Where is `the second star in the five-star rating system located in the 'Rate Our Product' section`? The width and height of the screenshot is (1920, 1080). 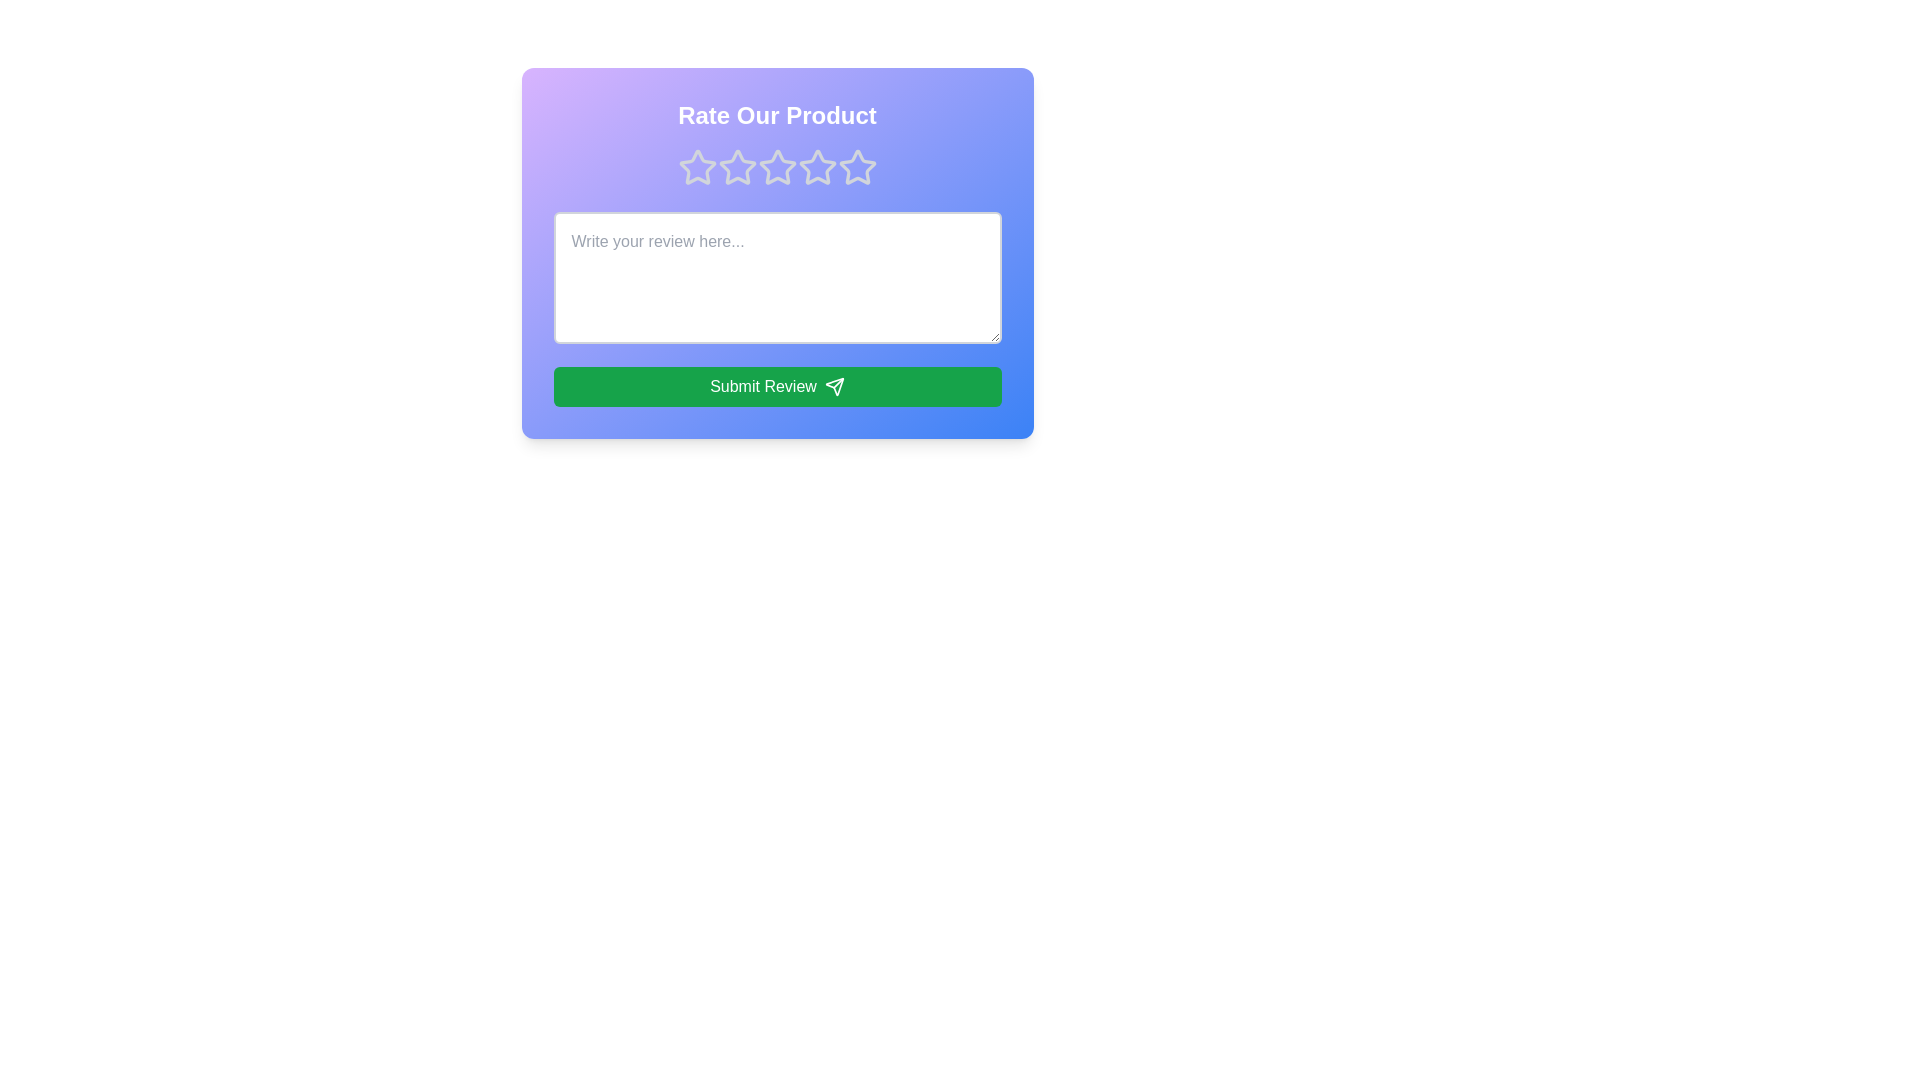
the second star in the five-star rating system located in the 'Rate Our Product' section is located at coordinates (736, 165).